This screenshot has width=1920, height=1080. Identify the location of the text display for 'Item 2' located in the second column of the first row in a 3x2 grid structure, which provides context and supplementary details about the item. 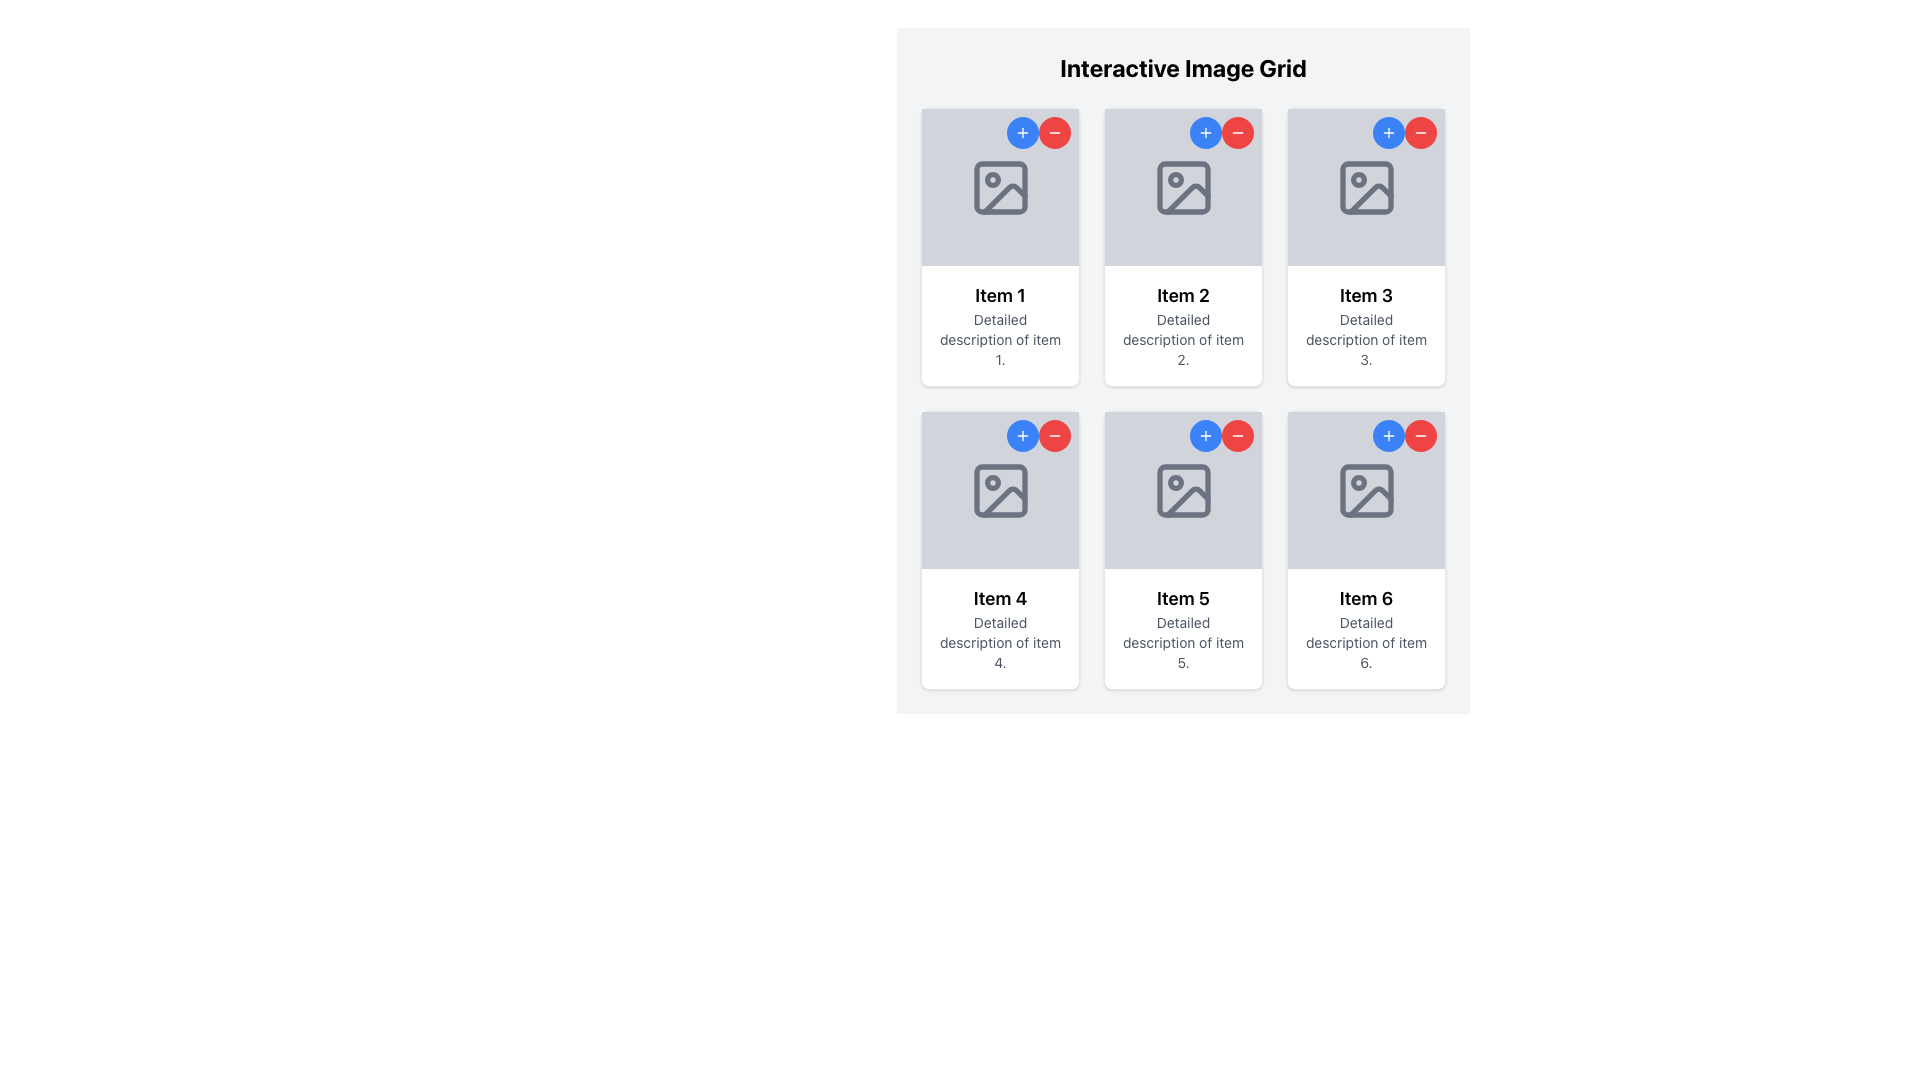
(1183, 325).